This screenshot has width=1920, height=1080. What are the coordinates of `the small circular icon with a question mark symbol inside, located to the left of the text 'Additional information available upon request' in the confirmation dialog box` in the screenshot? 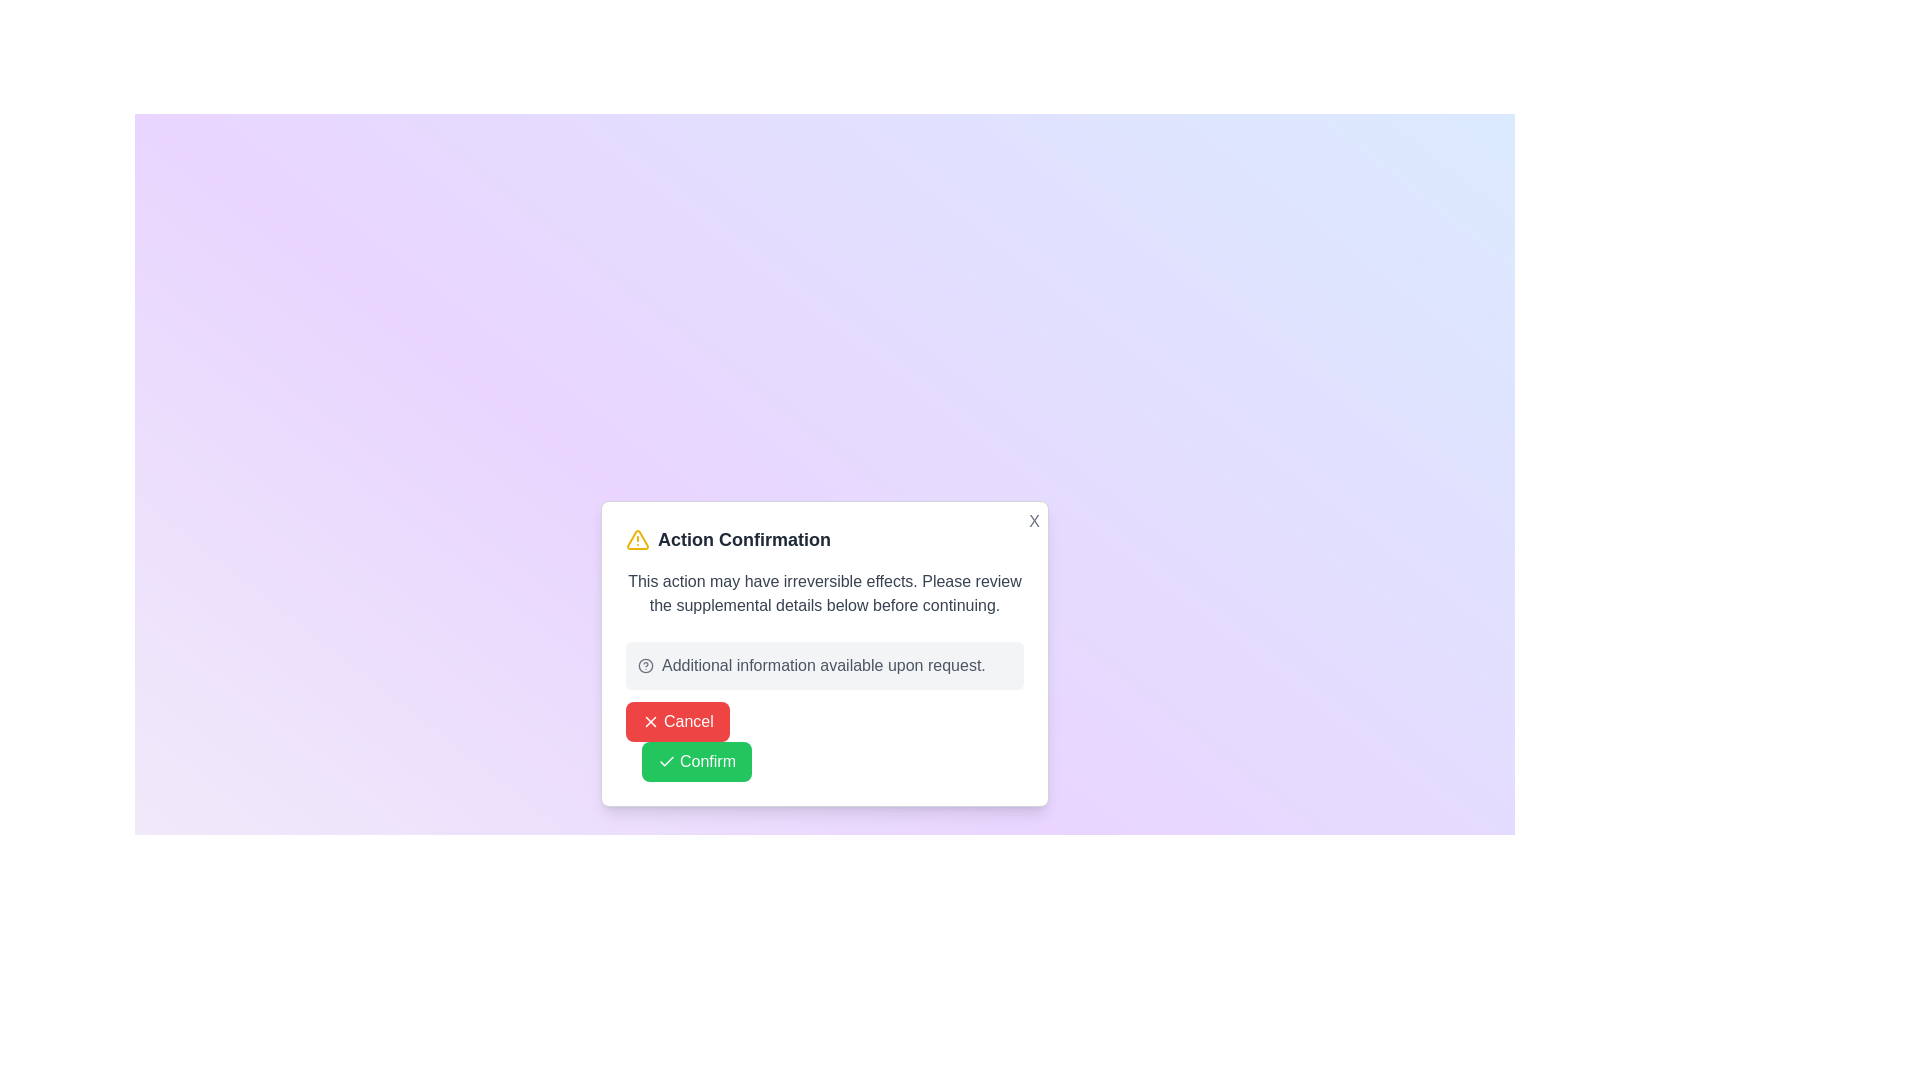 It's located at (646, 666).